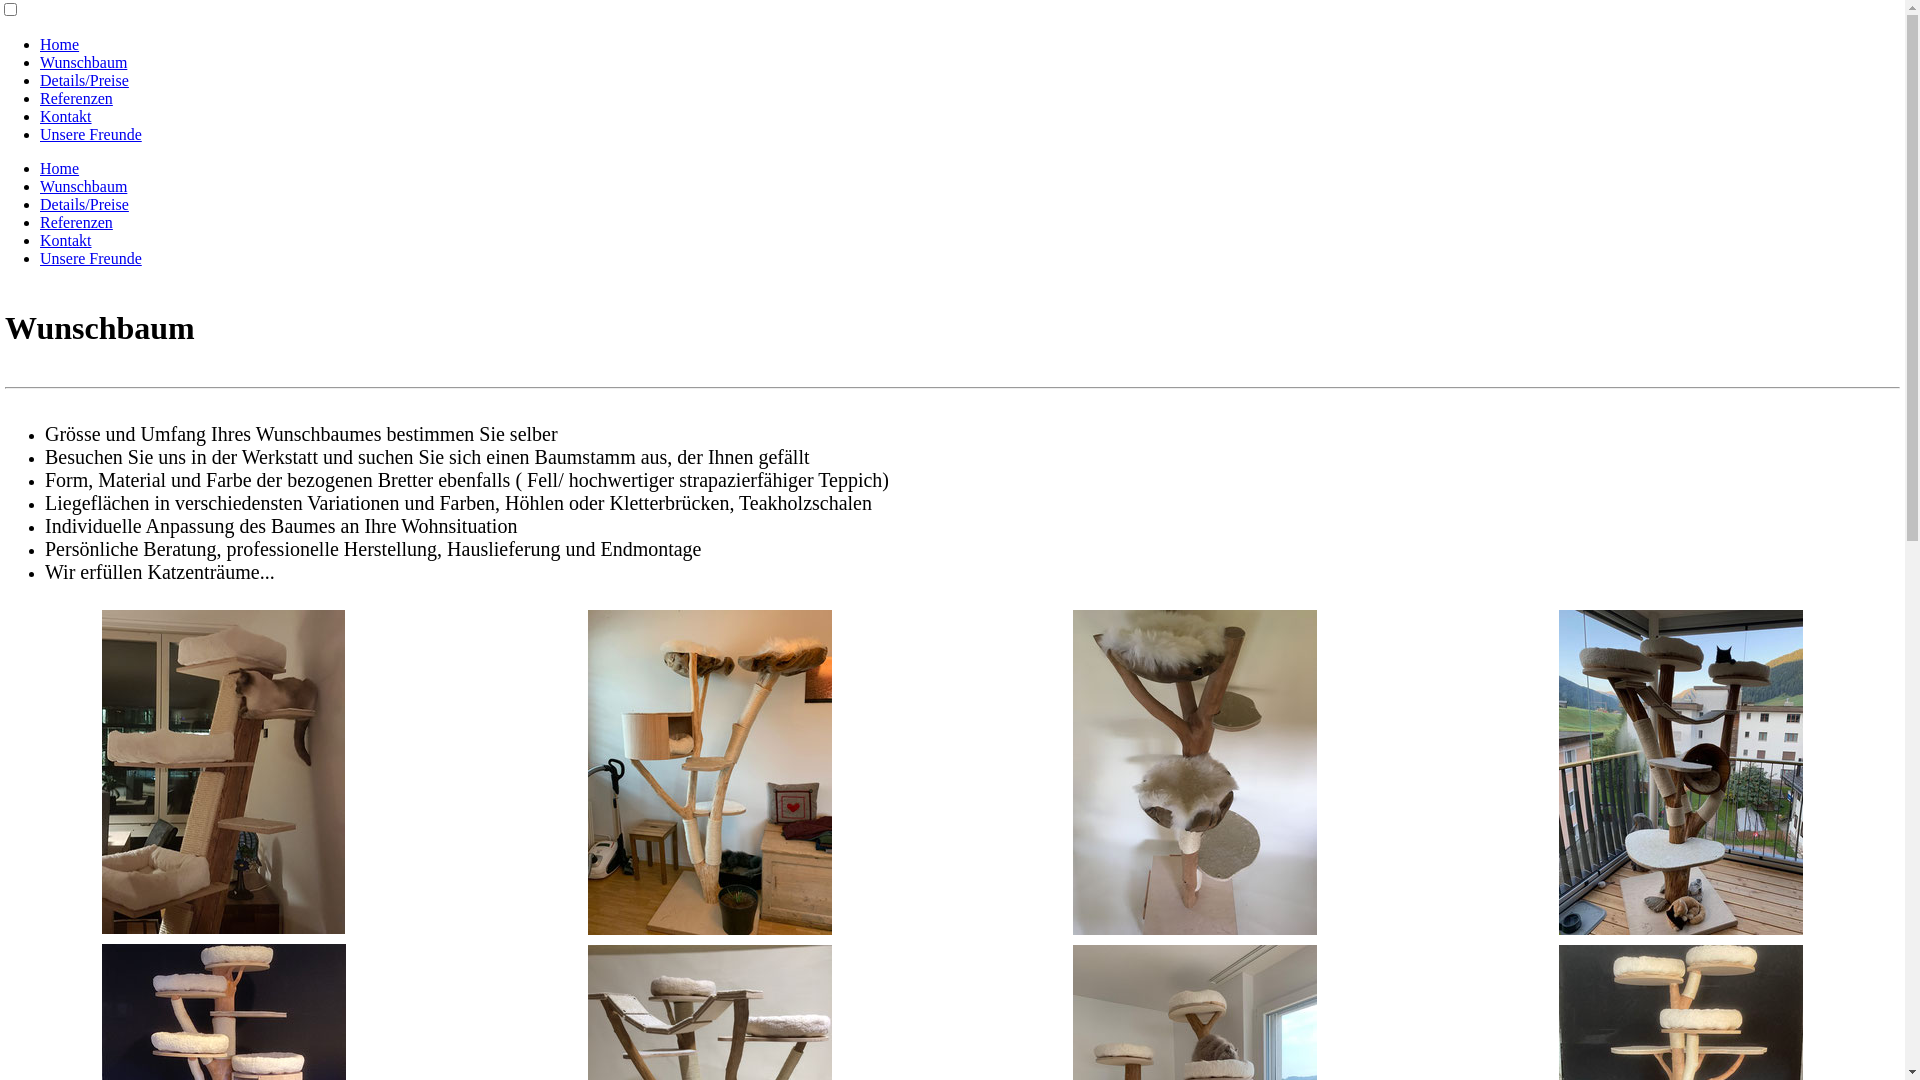 This screenshot has height=1080, width=1920. What do you see at coordinates (59, 44) in the screenshot?
I see `'Home'` at bounding box center [59, 44].